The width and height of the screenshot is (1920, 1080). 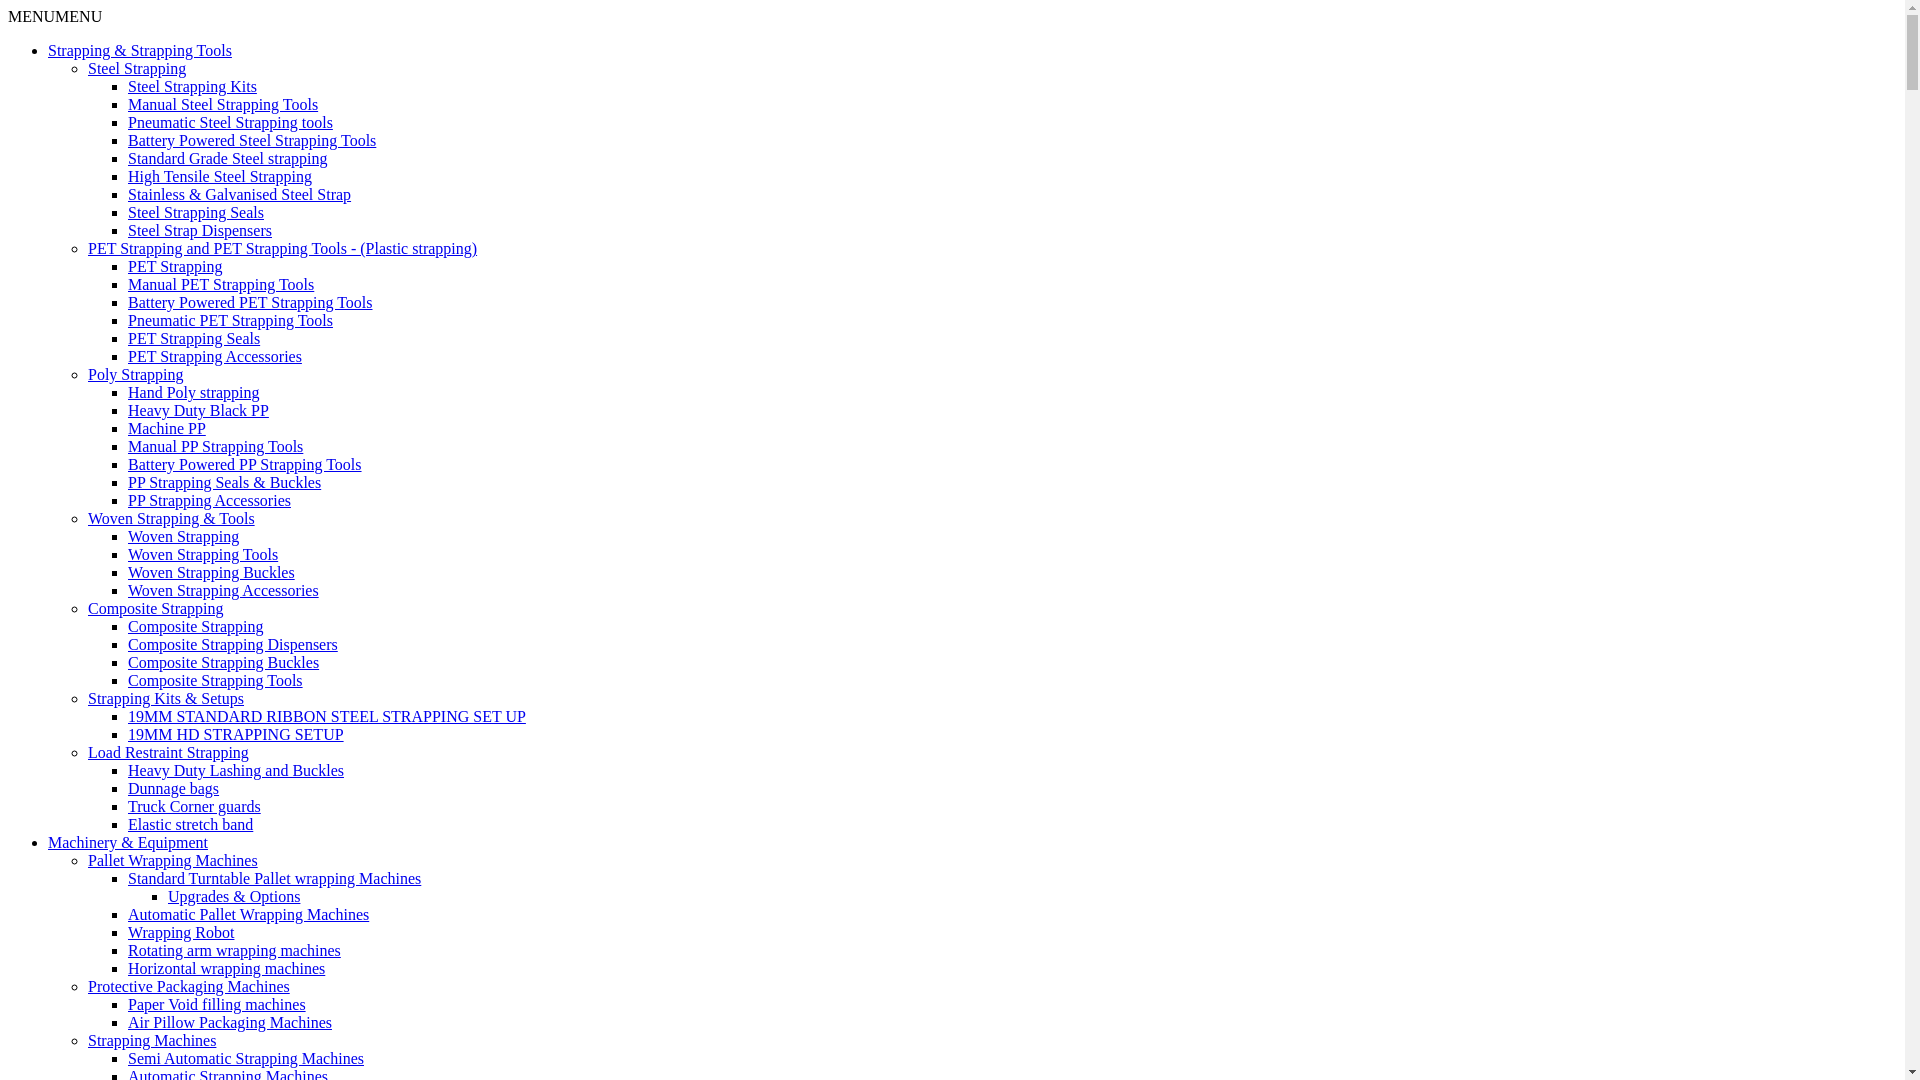 I want to click on 'Battery Powered Steel Strapping Tools', so click(x=251, y=139).